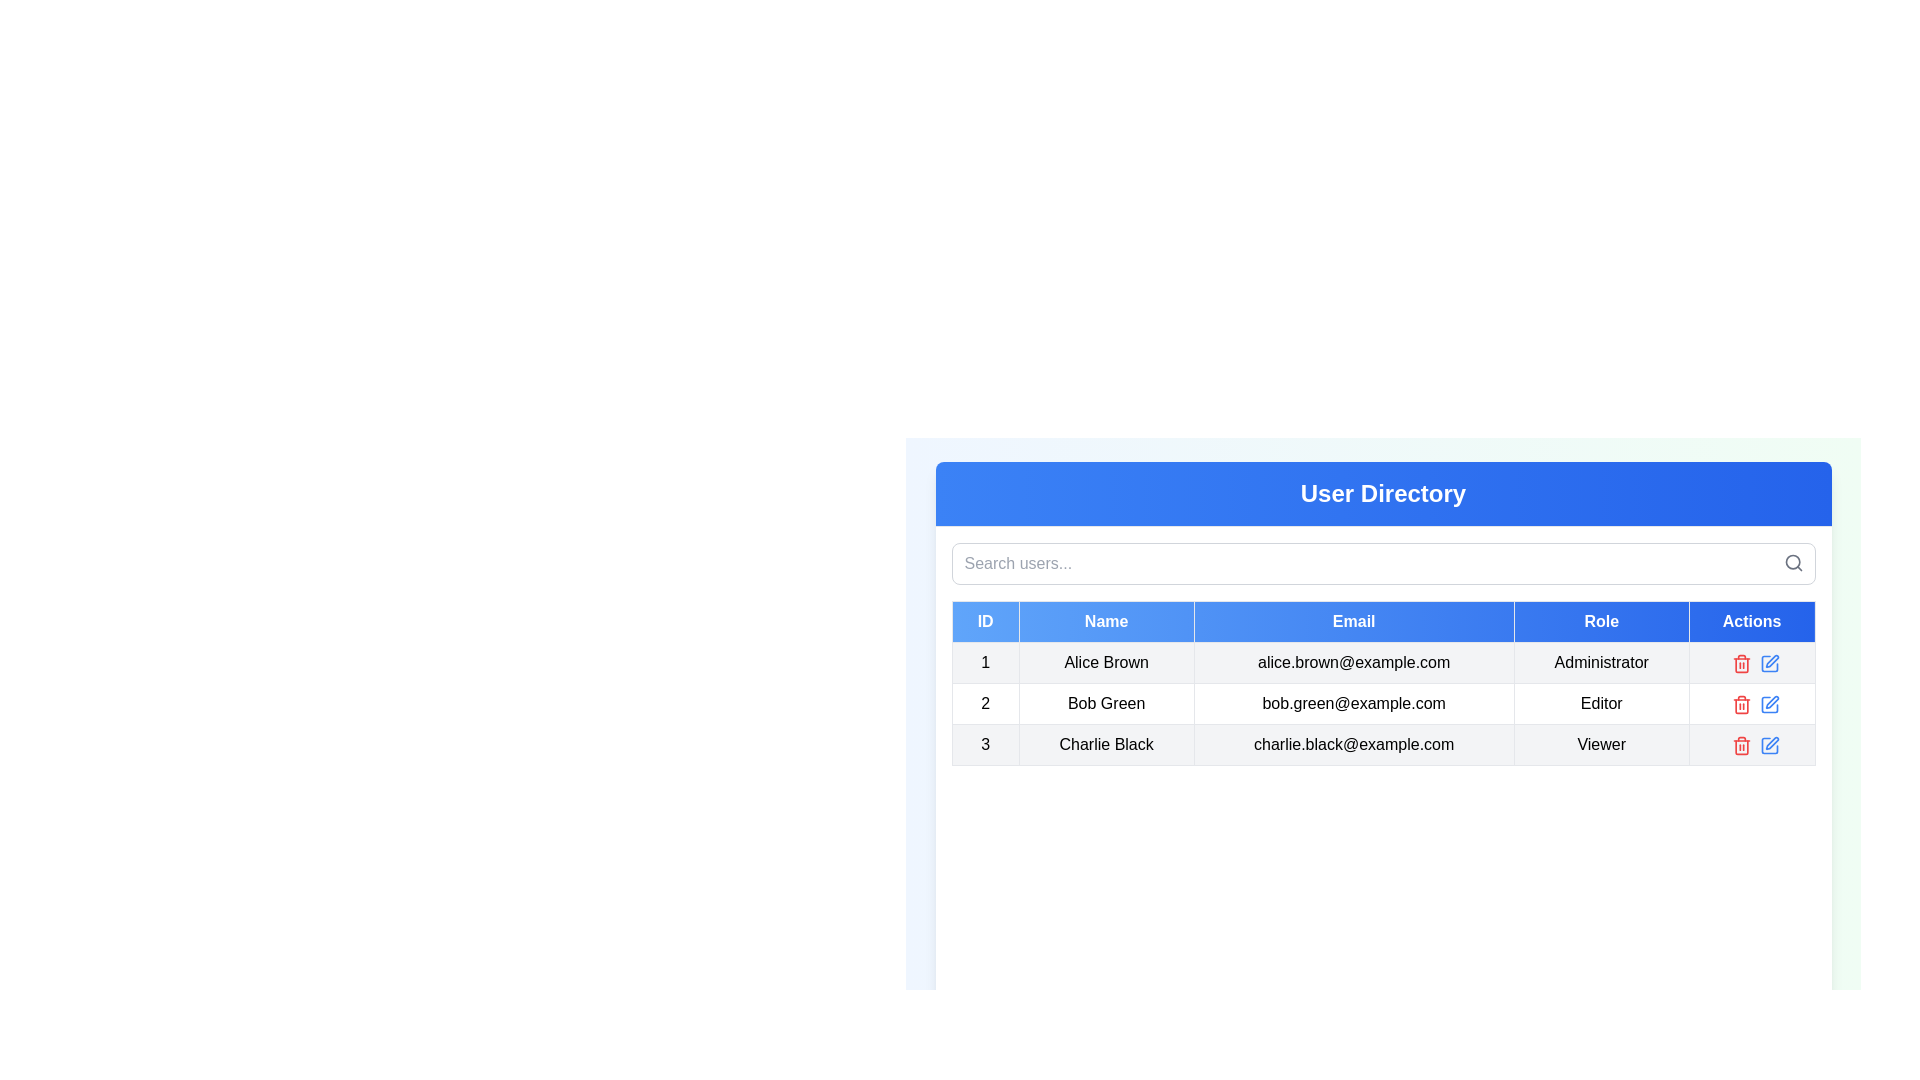 The width and height of the screenshot is (1920, 1080). Describe the element at coordinates (1382, 682) in the screenshot. I see `the Data Table displaying user data under the title 'User Directory'` at that location.